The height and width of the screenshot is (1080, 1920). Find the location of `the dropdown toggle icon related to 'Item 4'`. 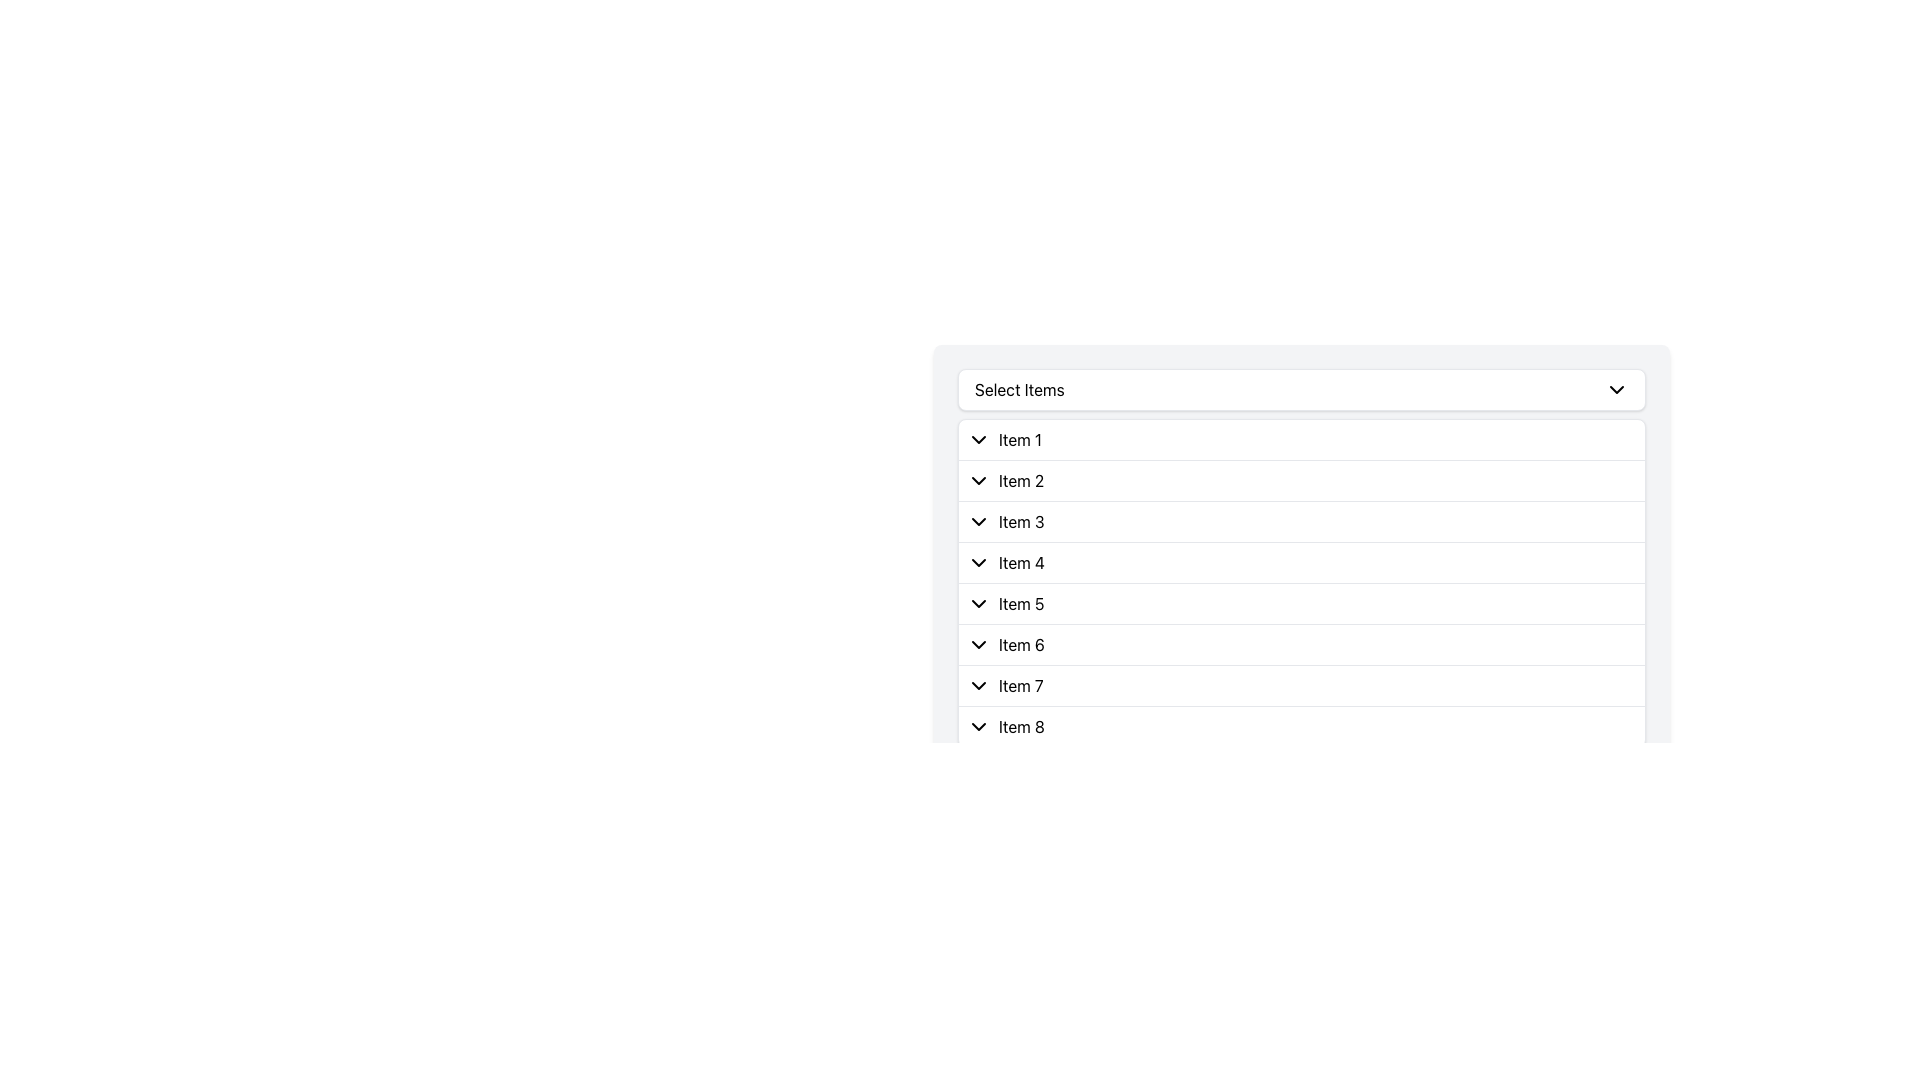

the dropdown toggle icon related to 'Item 4' is located at coordinates (979, 563).